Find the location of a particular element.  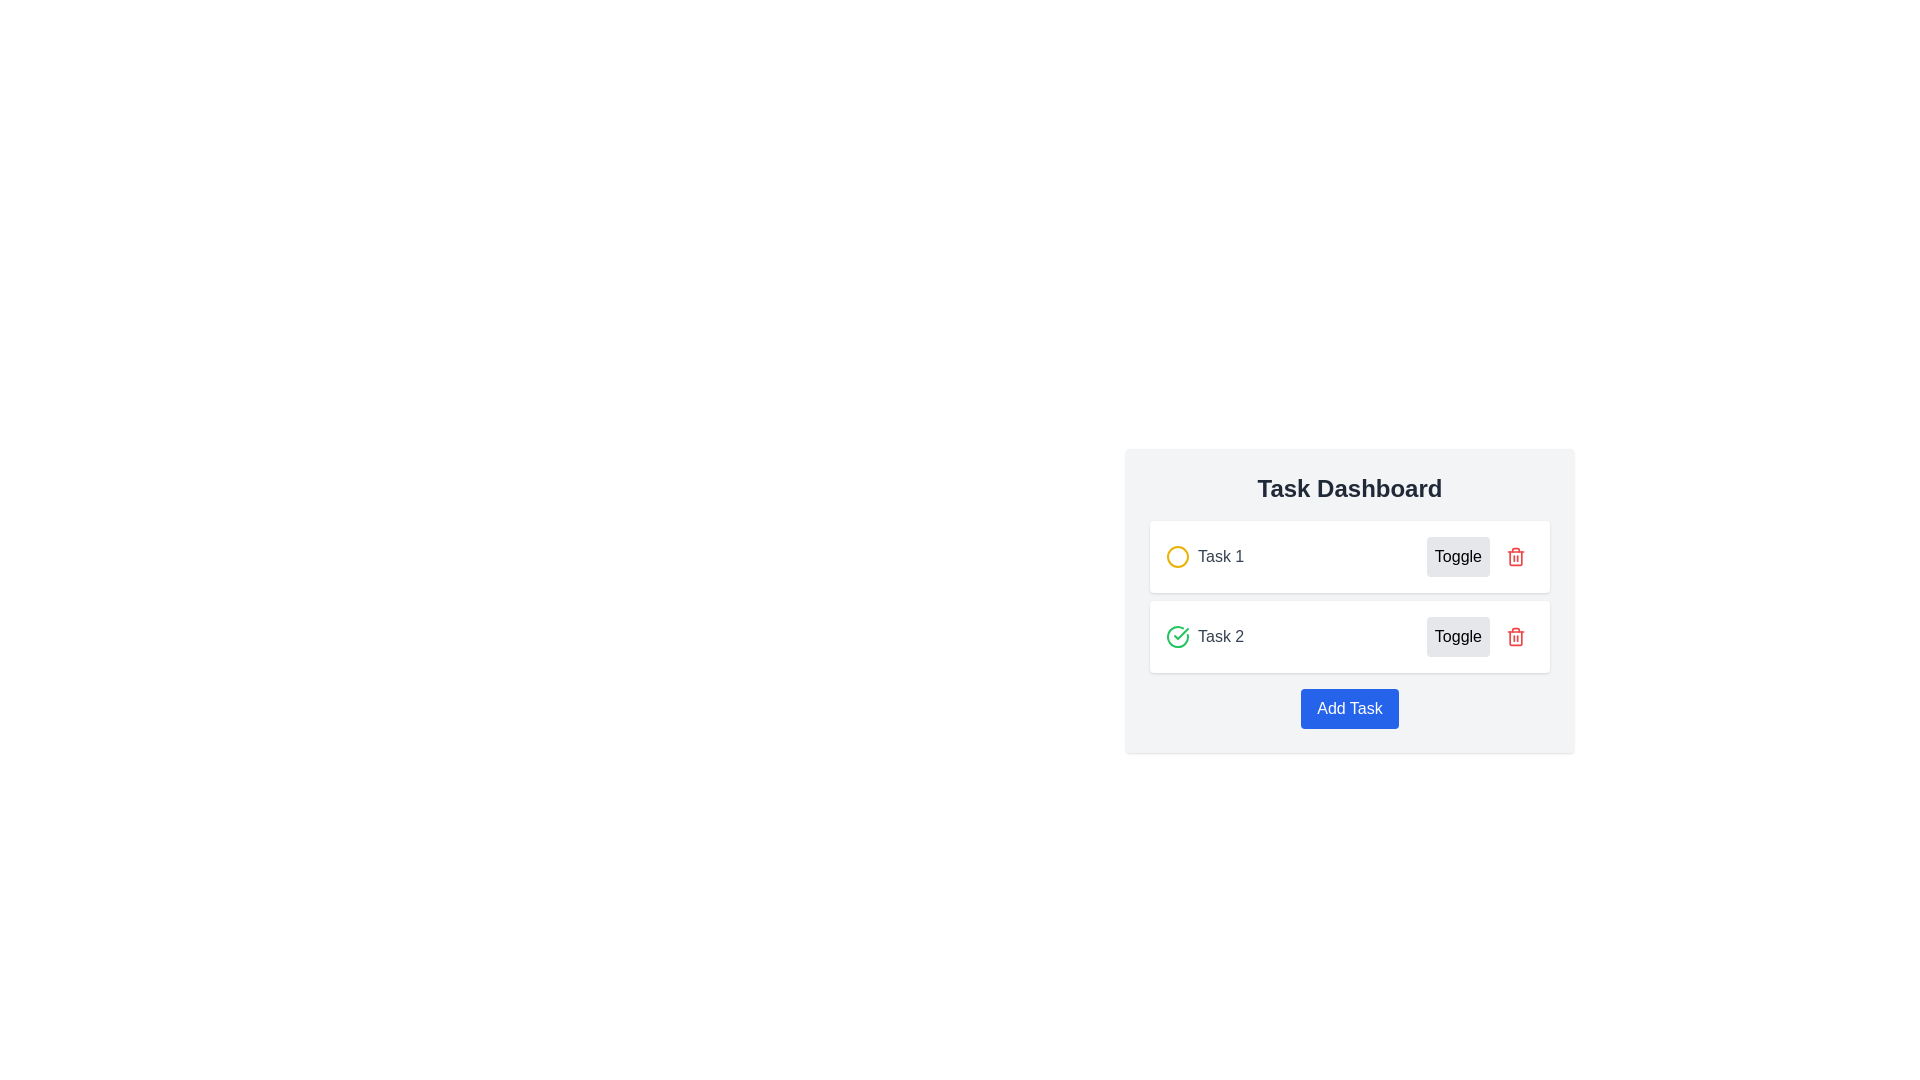

the delete button with an icon located at the far right of the second task entry in the Task Dashboard is located at coordinates (1516, 636).